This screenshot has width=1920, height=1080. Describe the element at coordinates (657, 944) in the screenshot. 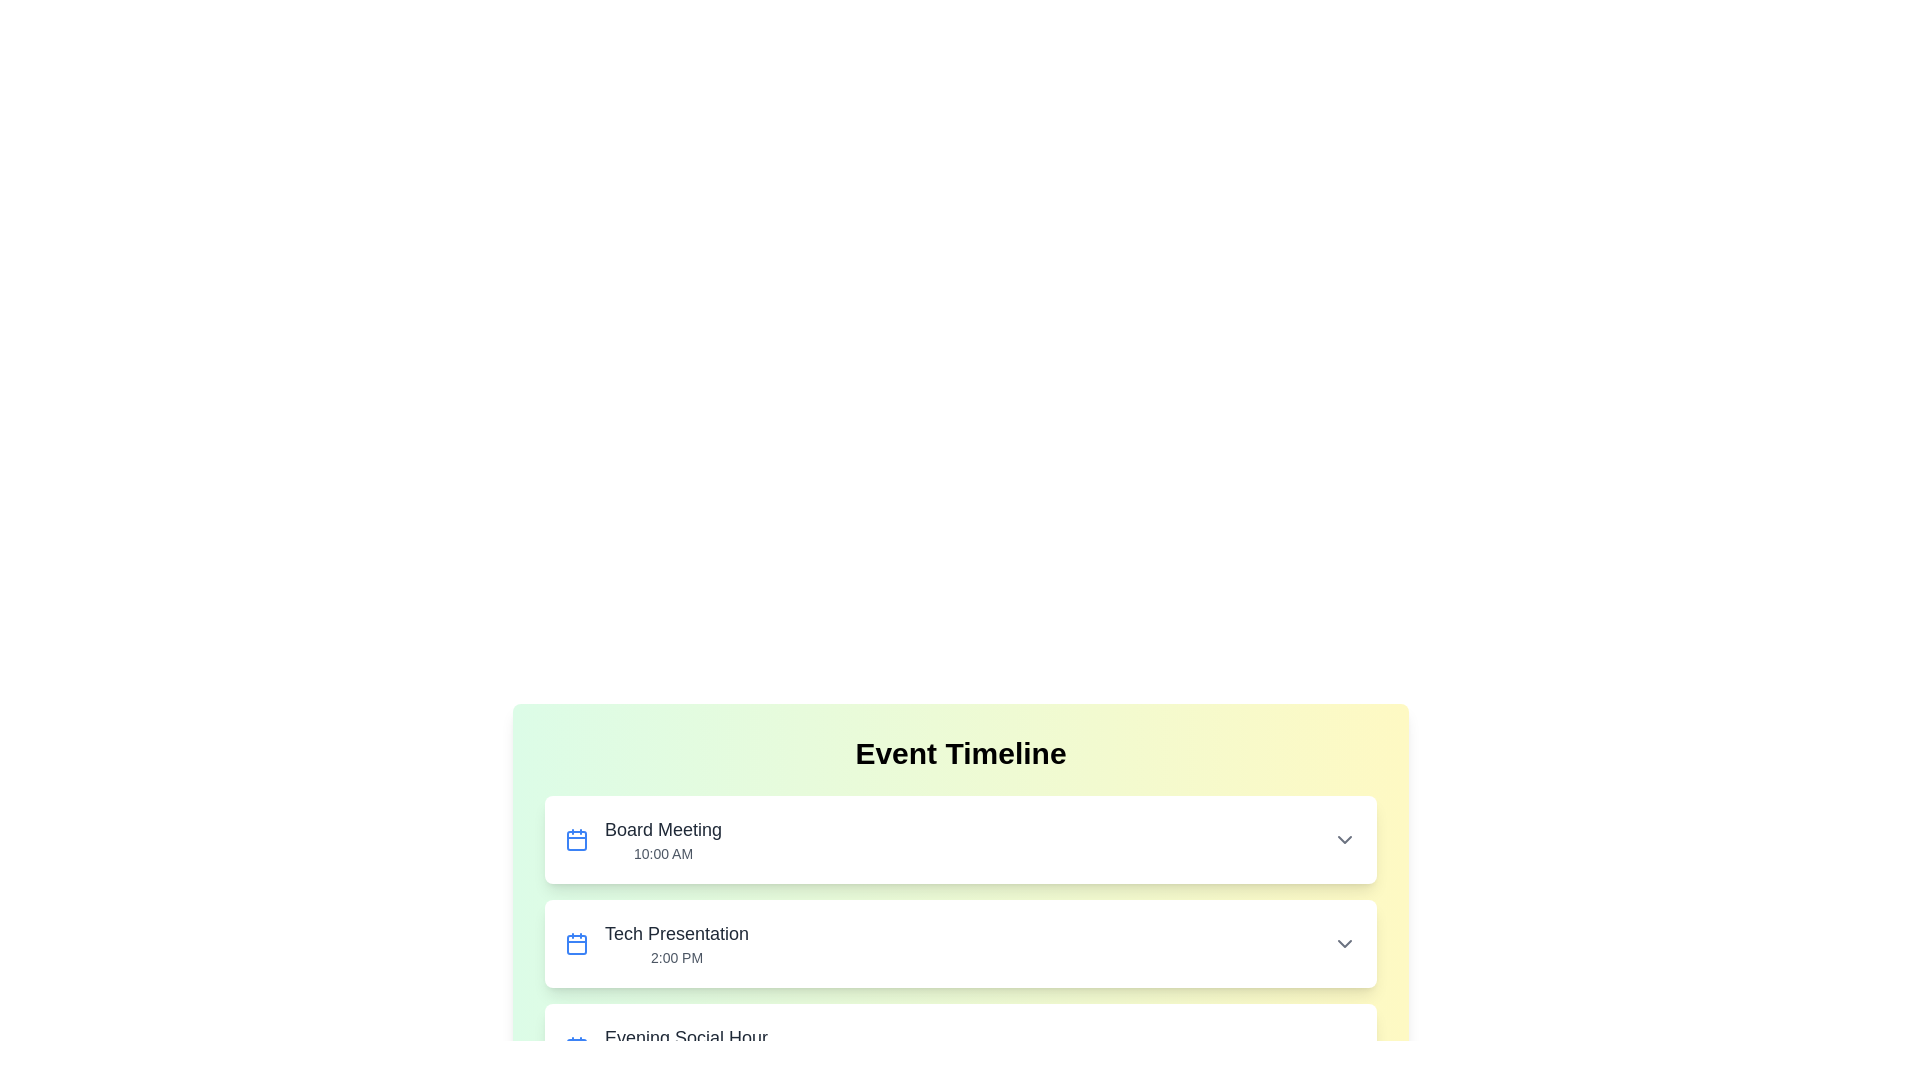

I see `the list item labeled 'Tech Presentation' with a calendar icon` at that location.